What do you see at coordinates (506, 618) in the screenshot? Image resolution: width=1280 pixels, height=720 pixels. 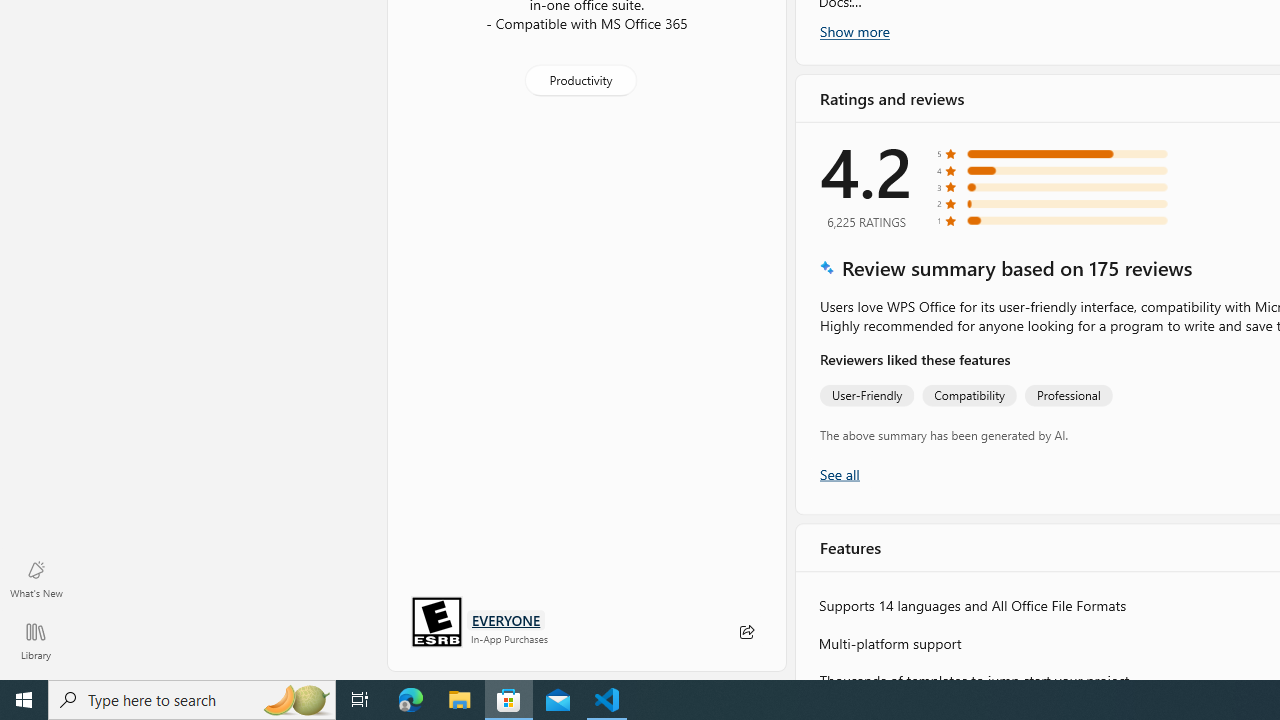 I see `'Age rating: EVERYONE. Click for more information.'` at bounding box center [506, 618].